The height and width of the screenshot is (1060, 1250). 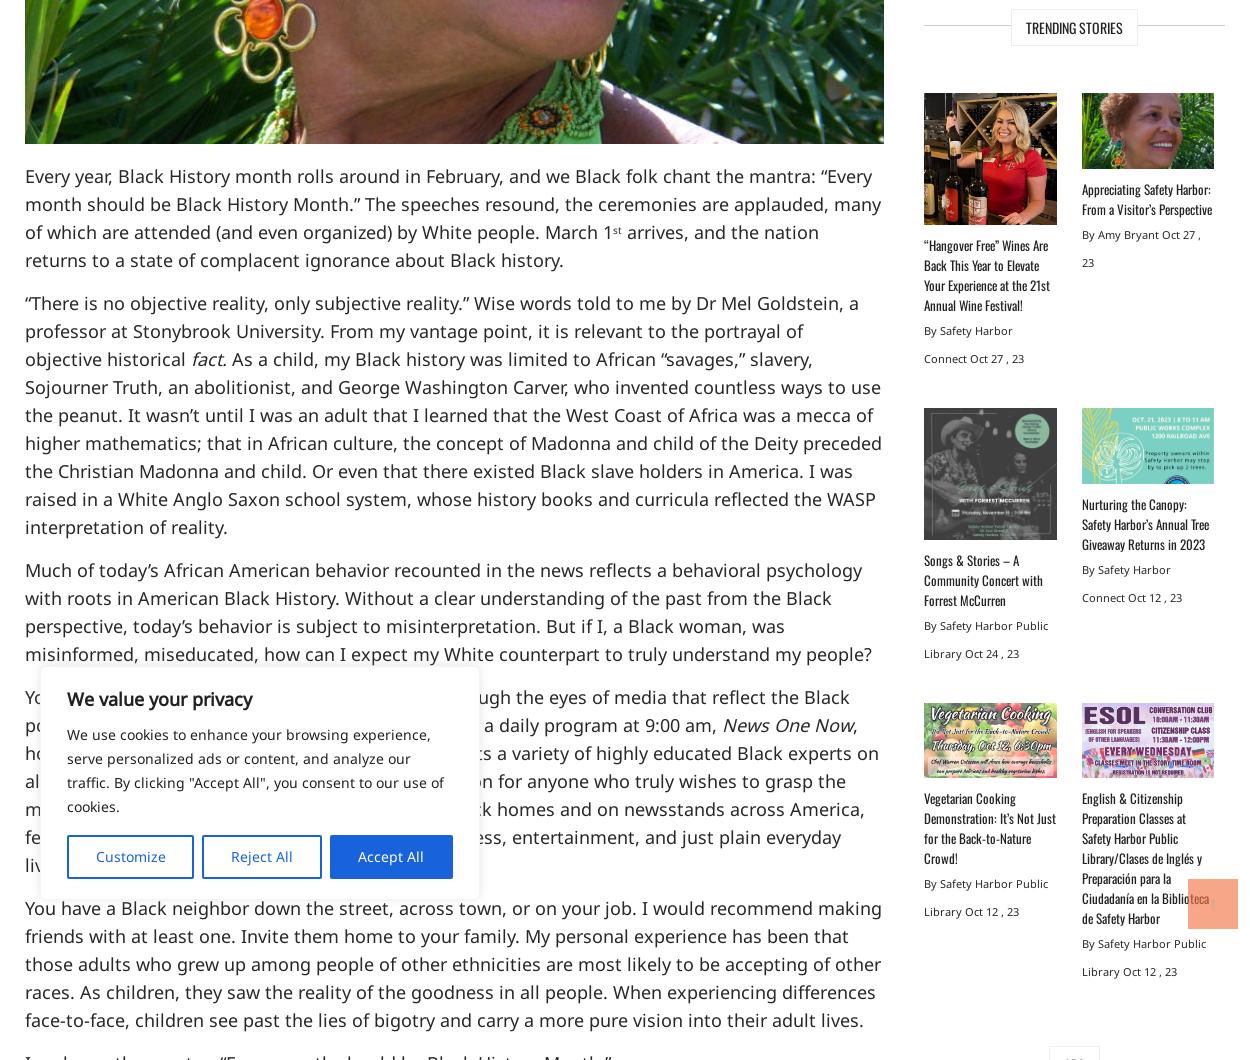 I want to click on '“Hangover Free” Wines Are Back This Year to Elevate Your Experience at the 21st Annual Wine Festival!', so click(x=986, y=274).